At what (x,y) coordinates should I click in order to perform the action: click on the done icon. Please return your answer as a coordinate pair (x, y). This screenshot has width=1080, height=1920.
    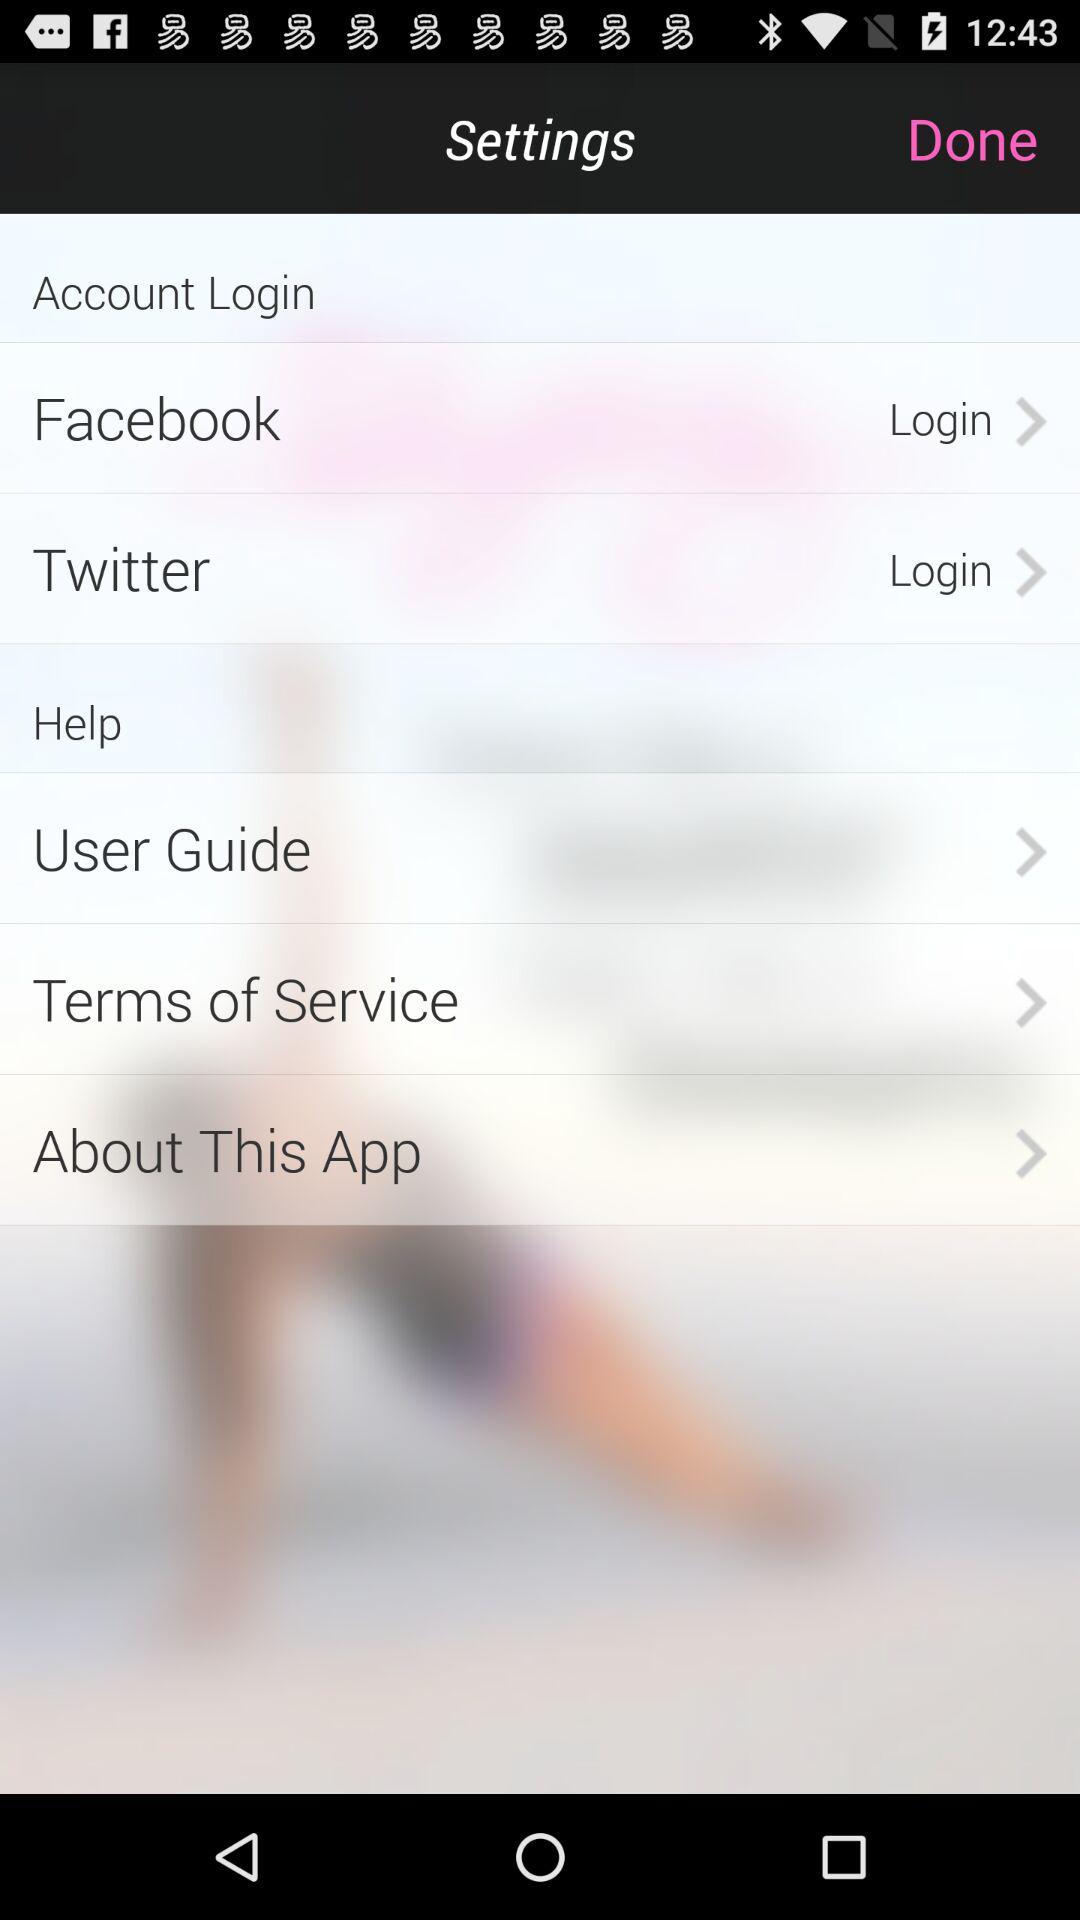
    Looking at the image, I should click on (992, 137).